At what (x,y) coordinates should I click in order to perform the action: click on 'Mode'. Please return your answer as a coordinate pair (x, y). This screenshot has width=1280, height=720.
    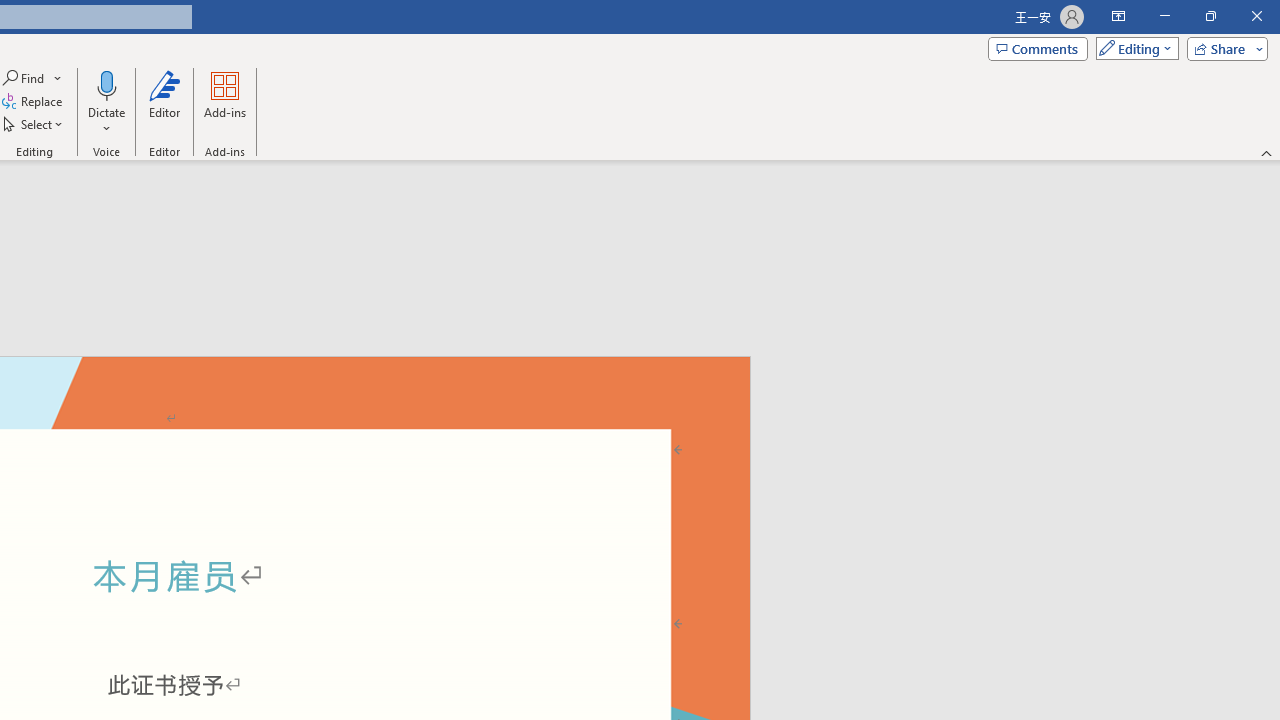
    Looking at the image, I should click on (1133, 47).